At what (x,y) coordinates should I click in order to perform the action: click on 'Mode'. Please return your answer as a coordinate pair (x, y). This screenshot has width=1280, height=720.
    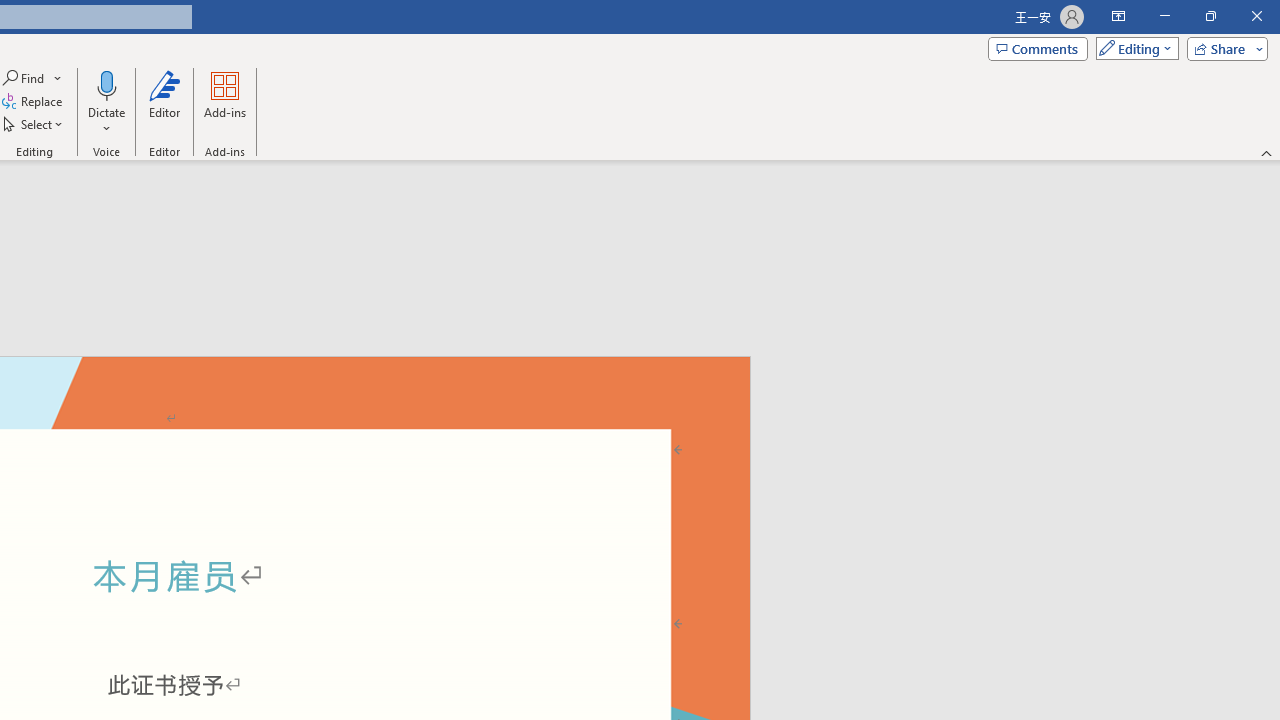
    Looking at the image, I should click on (1133, 47).